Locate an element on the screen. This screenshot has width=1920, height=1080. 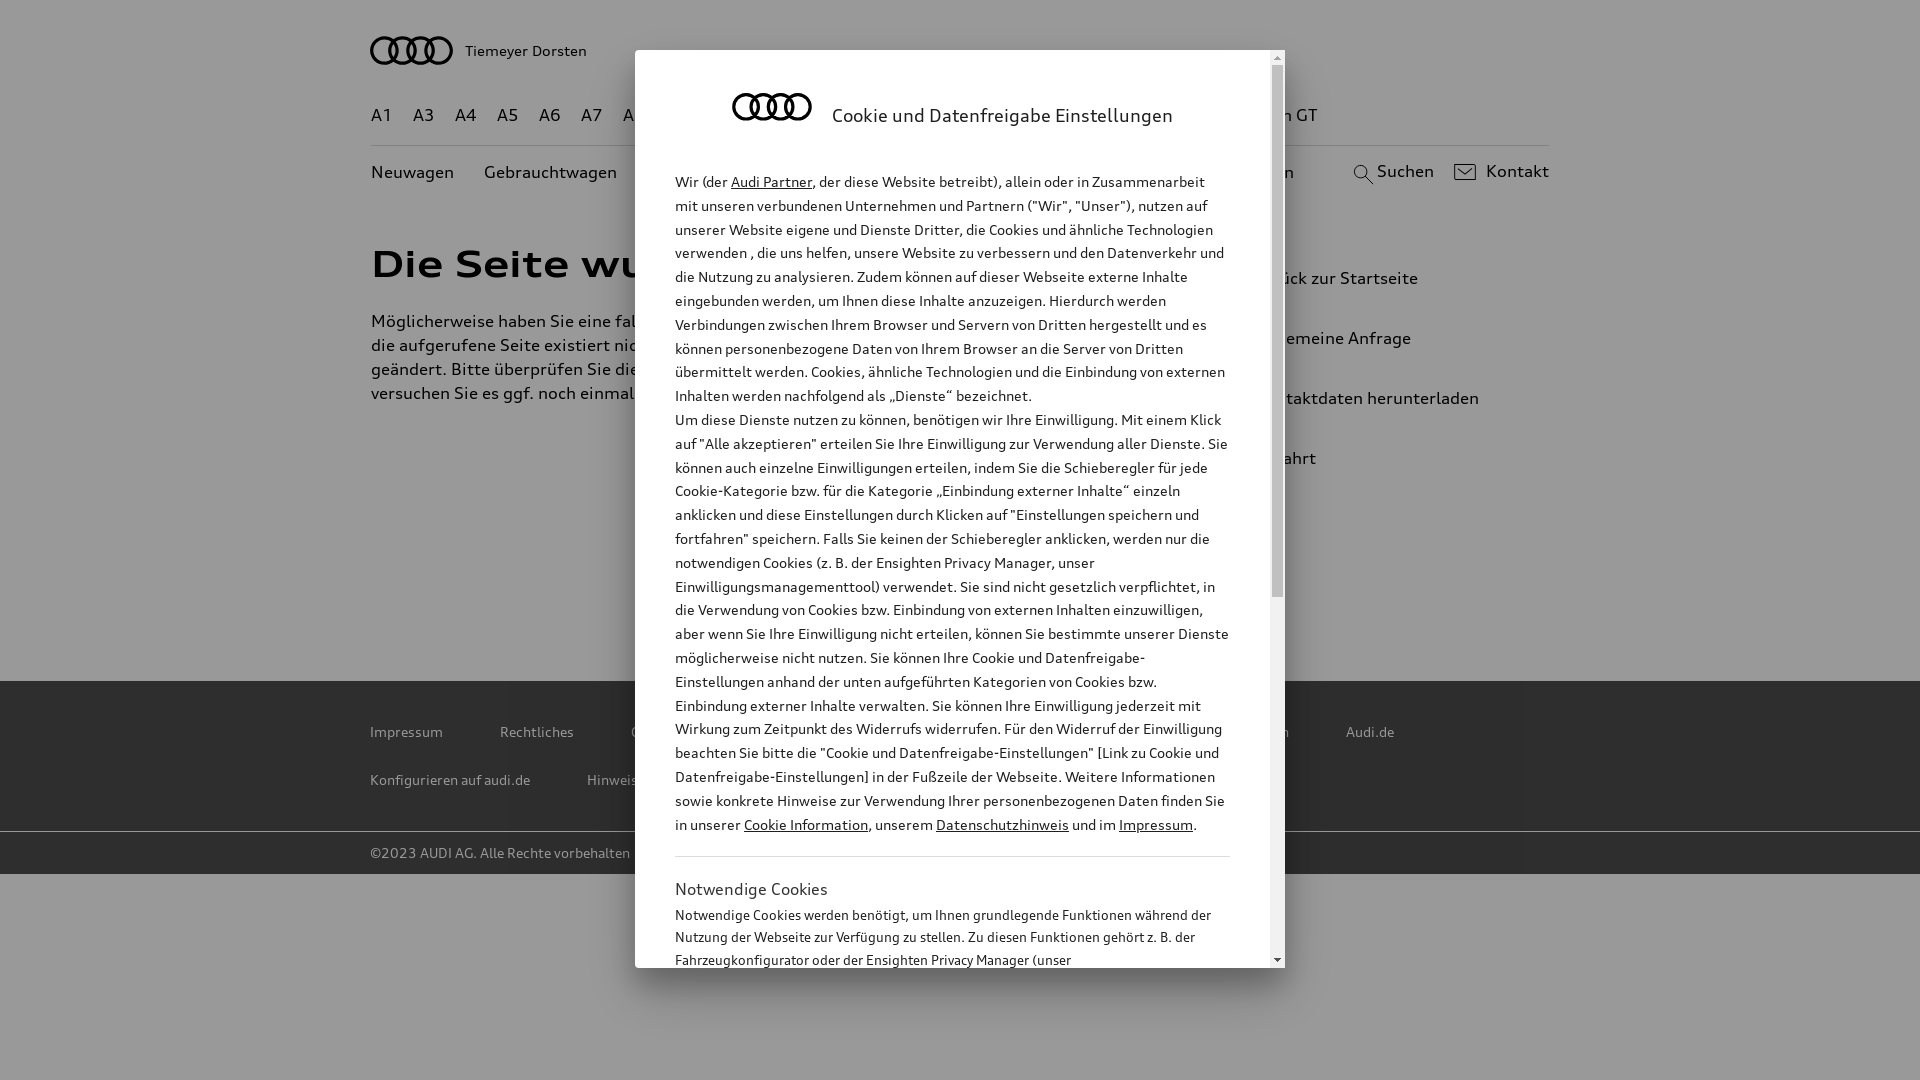
'YouTube' is located at coordinates (1050, 585).